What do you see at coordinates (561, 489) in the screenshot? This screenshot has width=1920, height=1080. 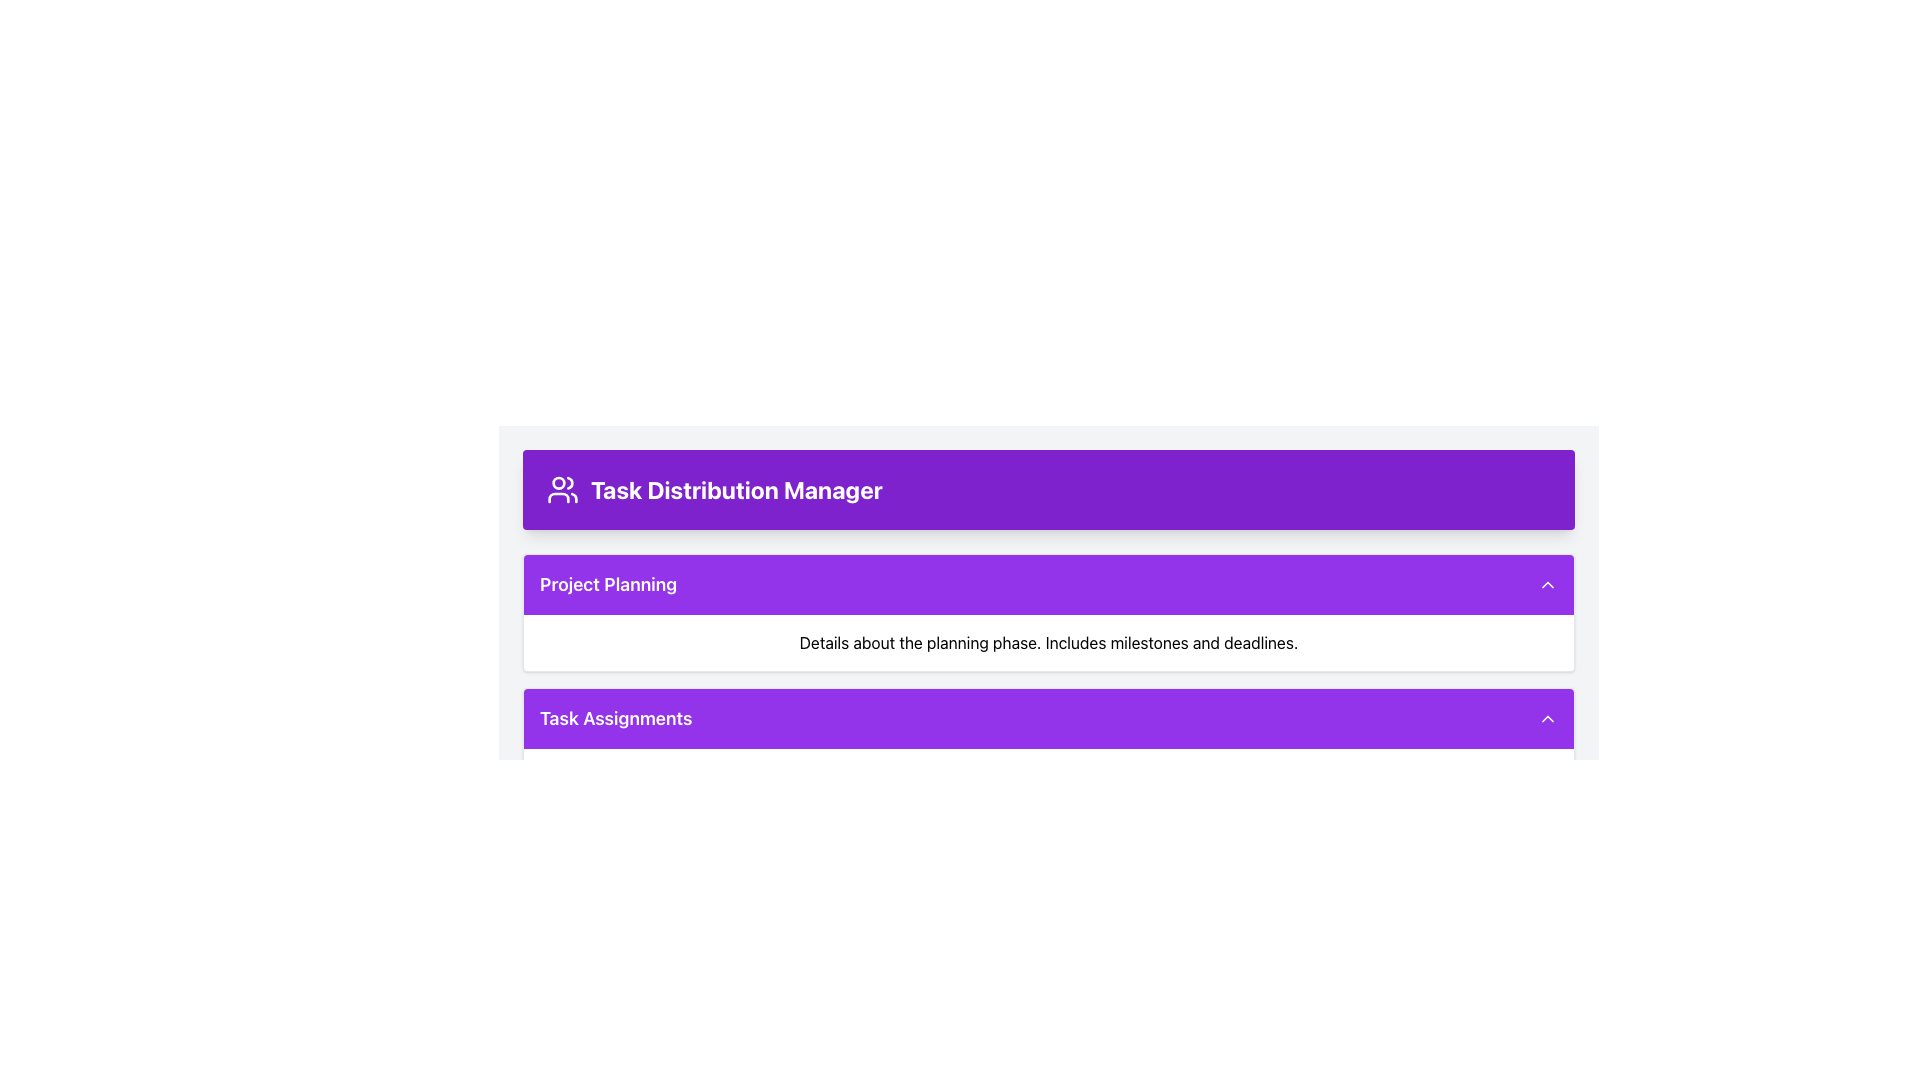 I see `the icon located in the top-left corner of the purple header bar labeled 'Task Distribution Manager', which visually identifies the section related to user or group management` at bounding box center [561, 489].